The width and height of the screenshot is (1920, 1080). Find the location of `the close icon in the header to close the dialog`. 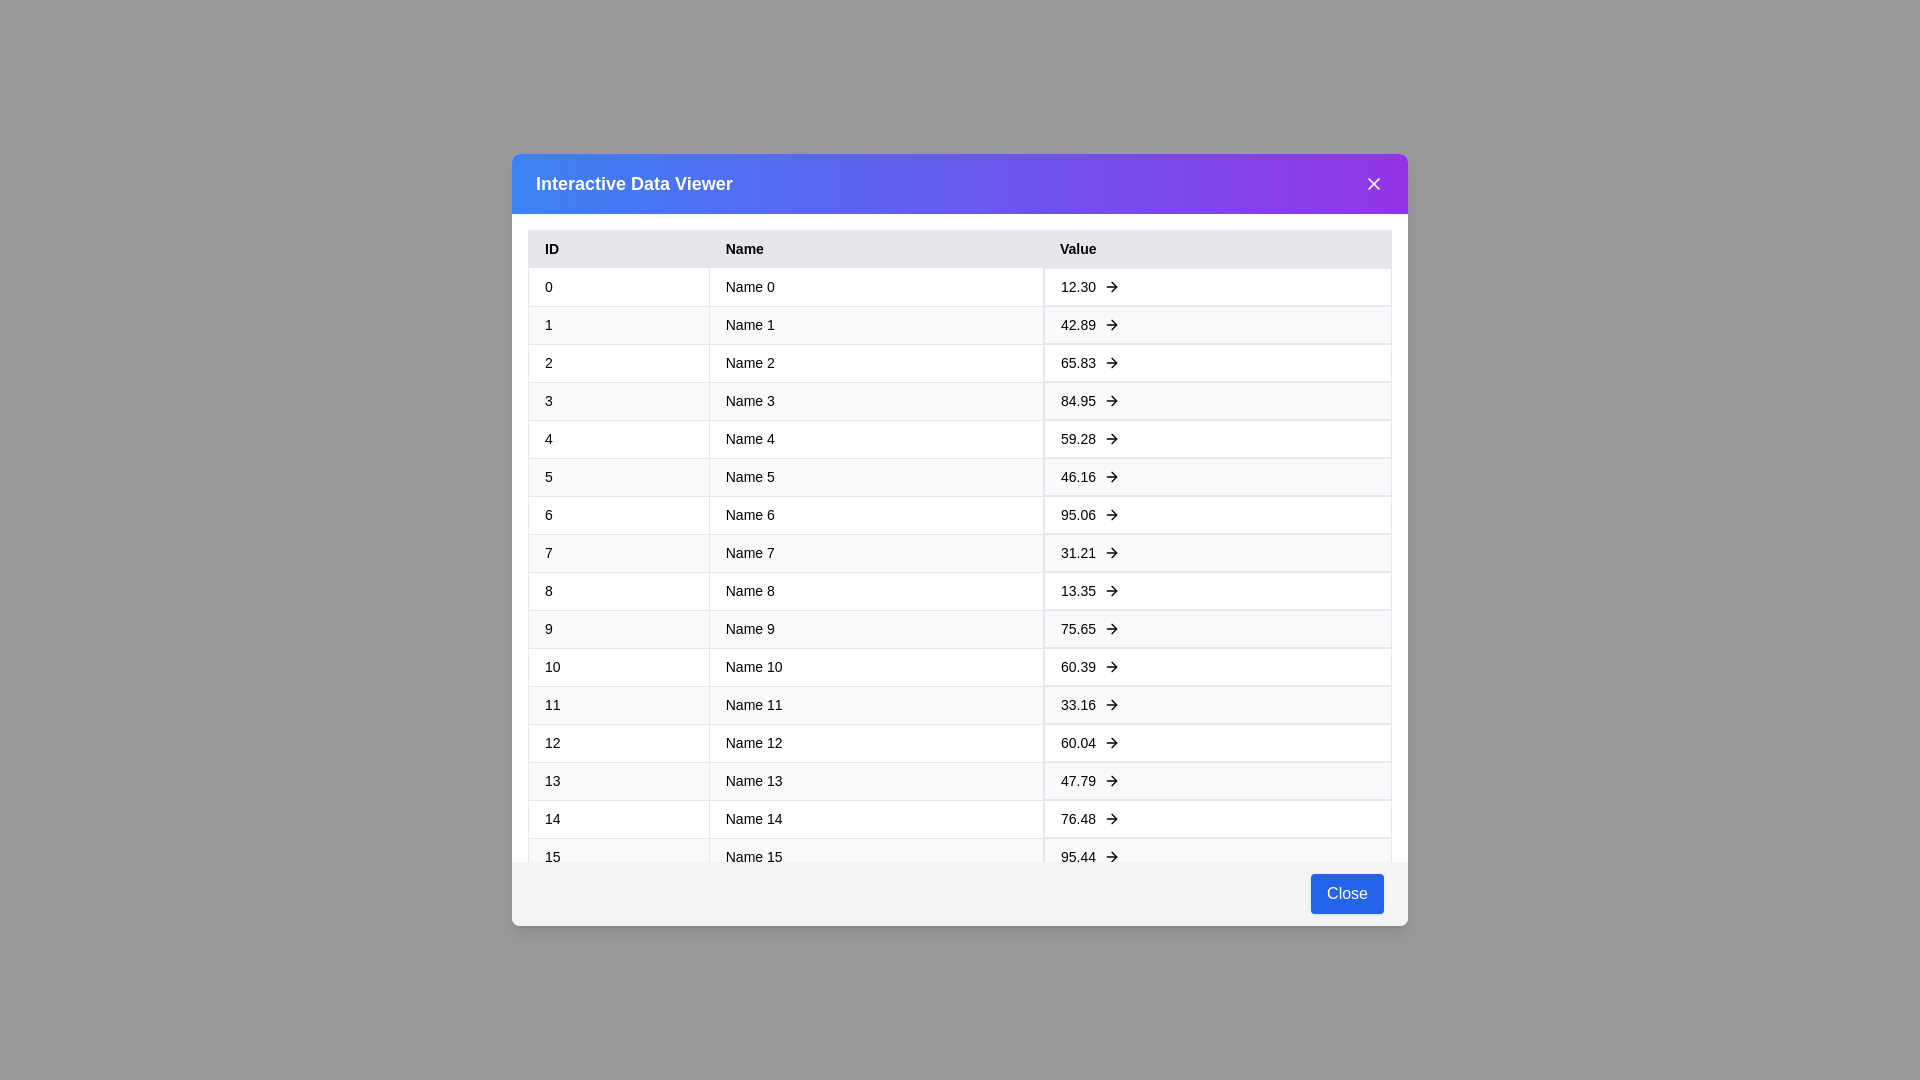

the close icon in the header to close the dialog is located at coordinates (1372, 184).